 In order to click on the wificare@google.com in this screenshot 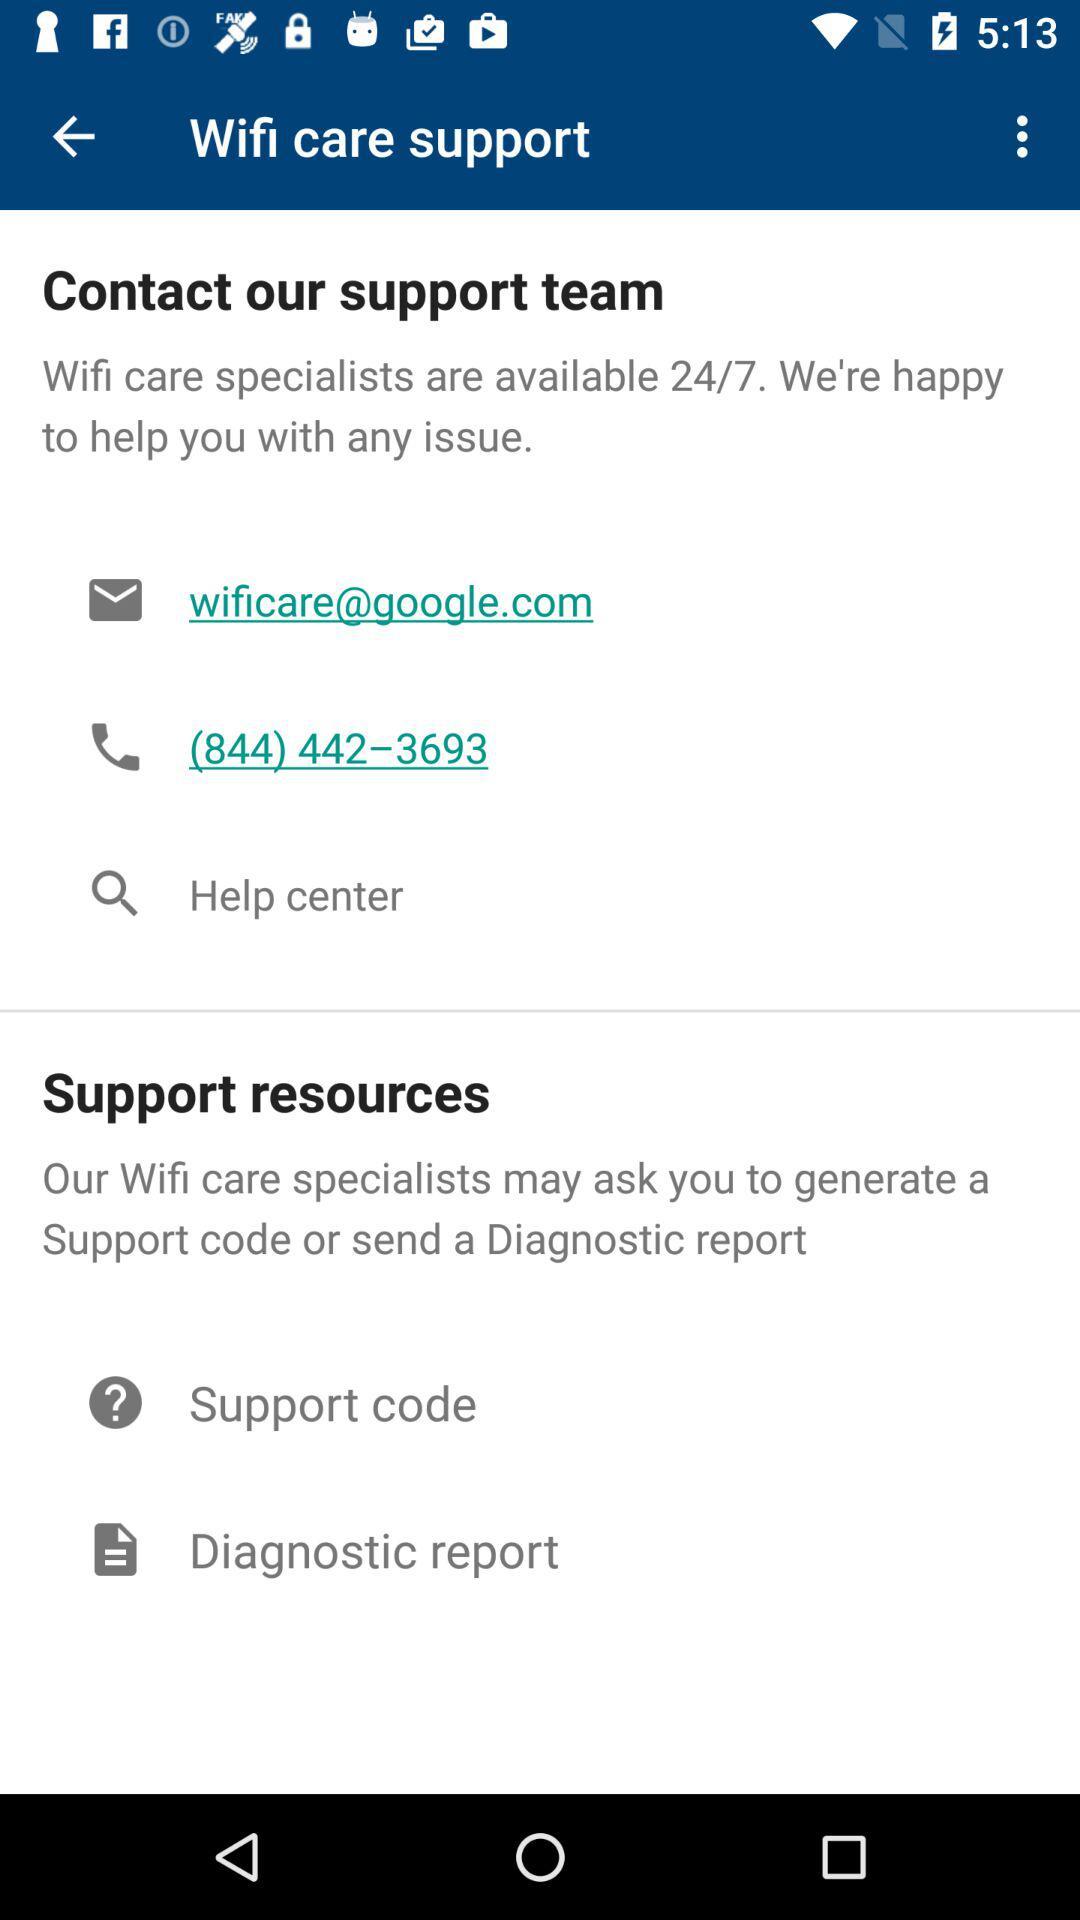, I will do `click(591, 599)`.